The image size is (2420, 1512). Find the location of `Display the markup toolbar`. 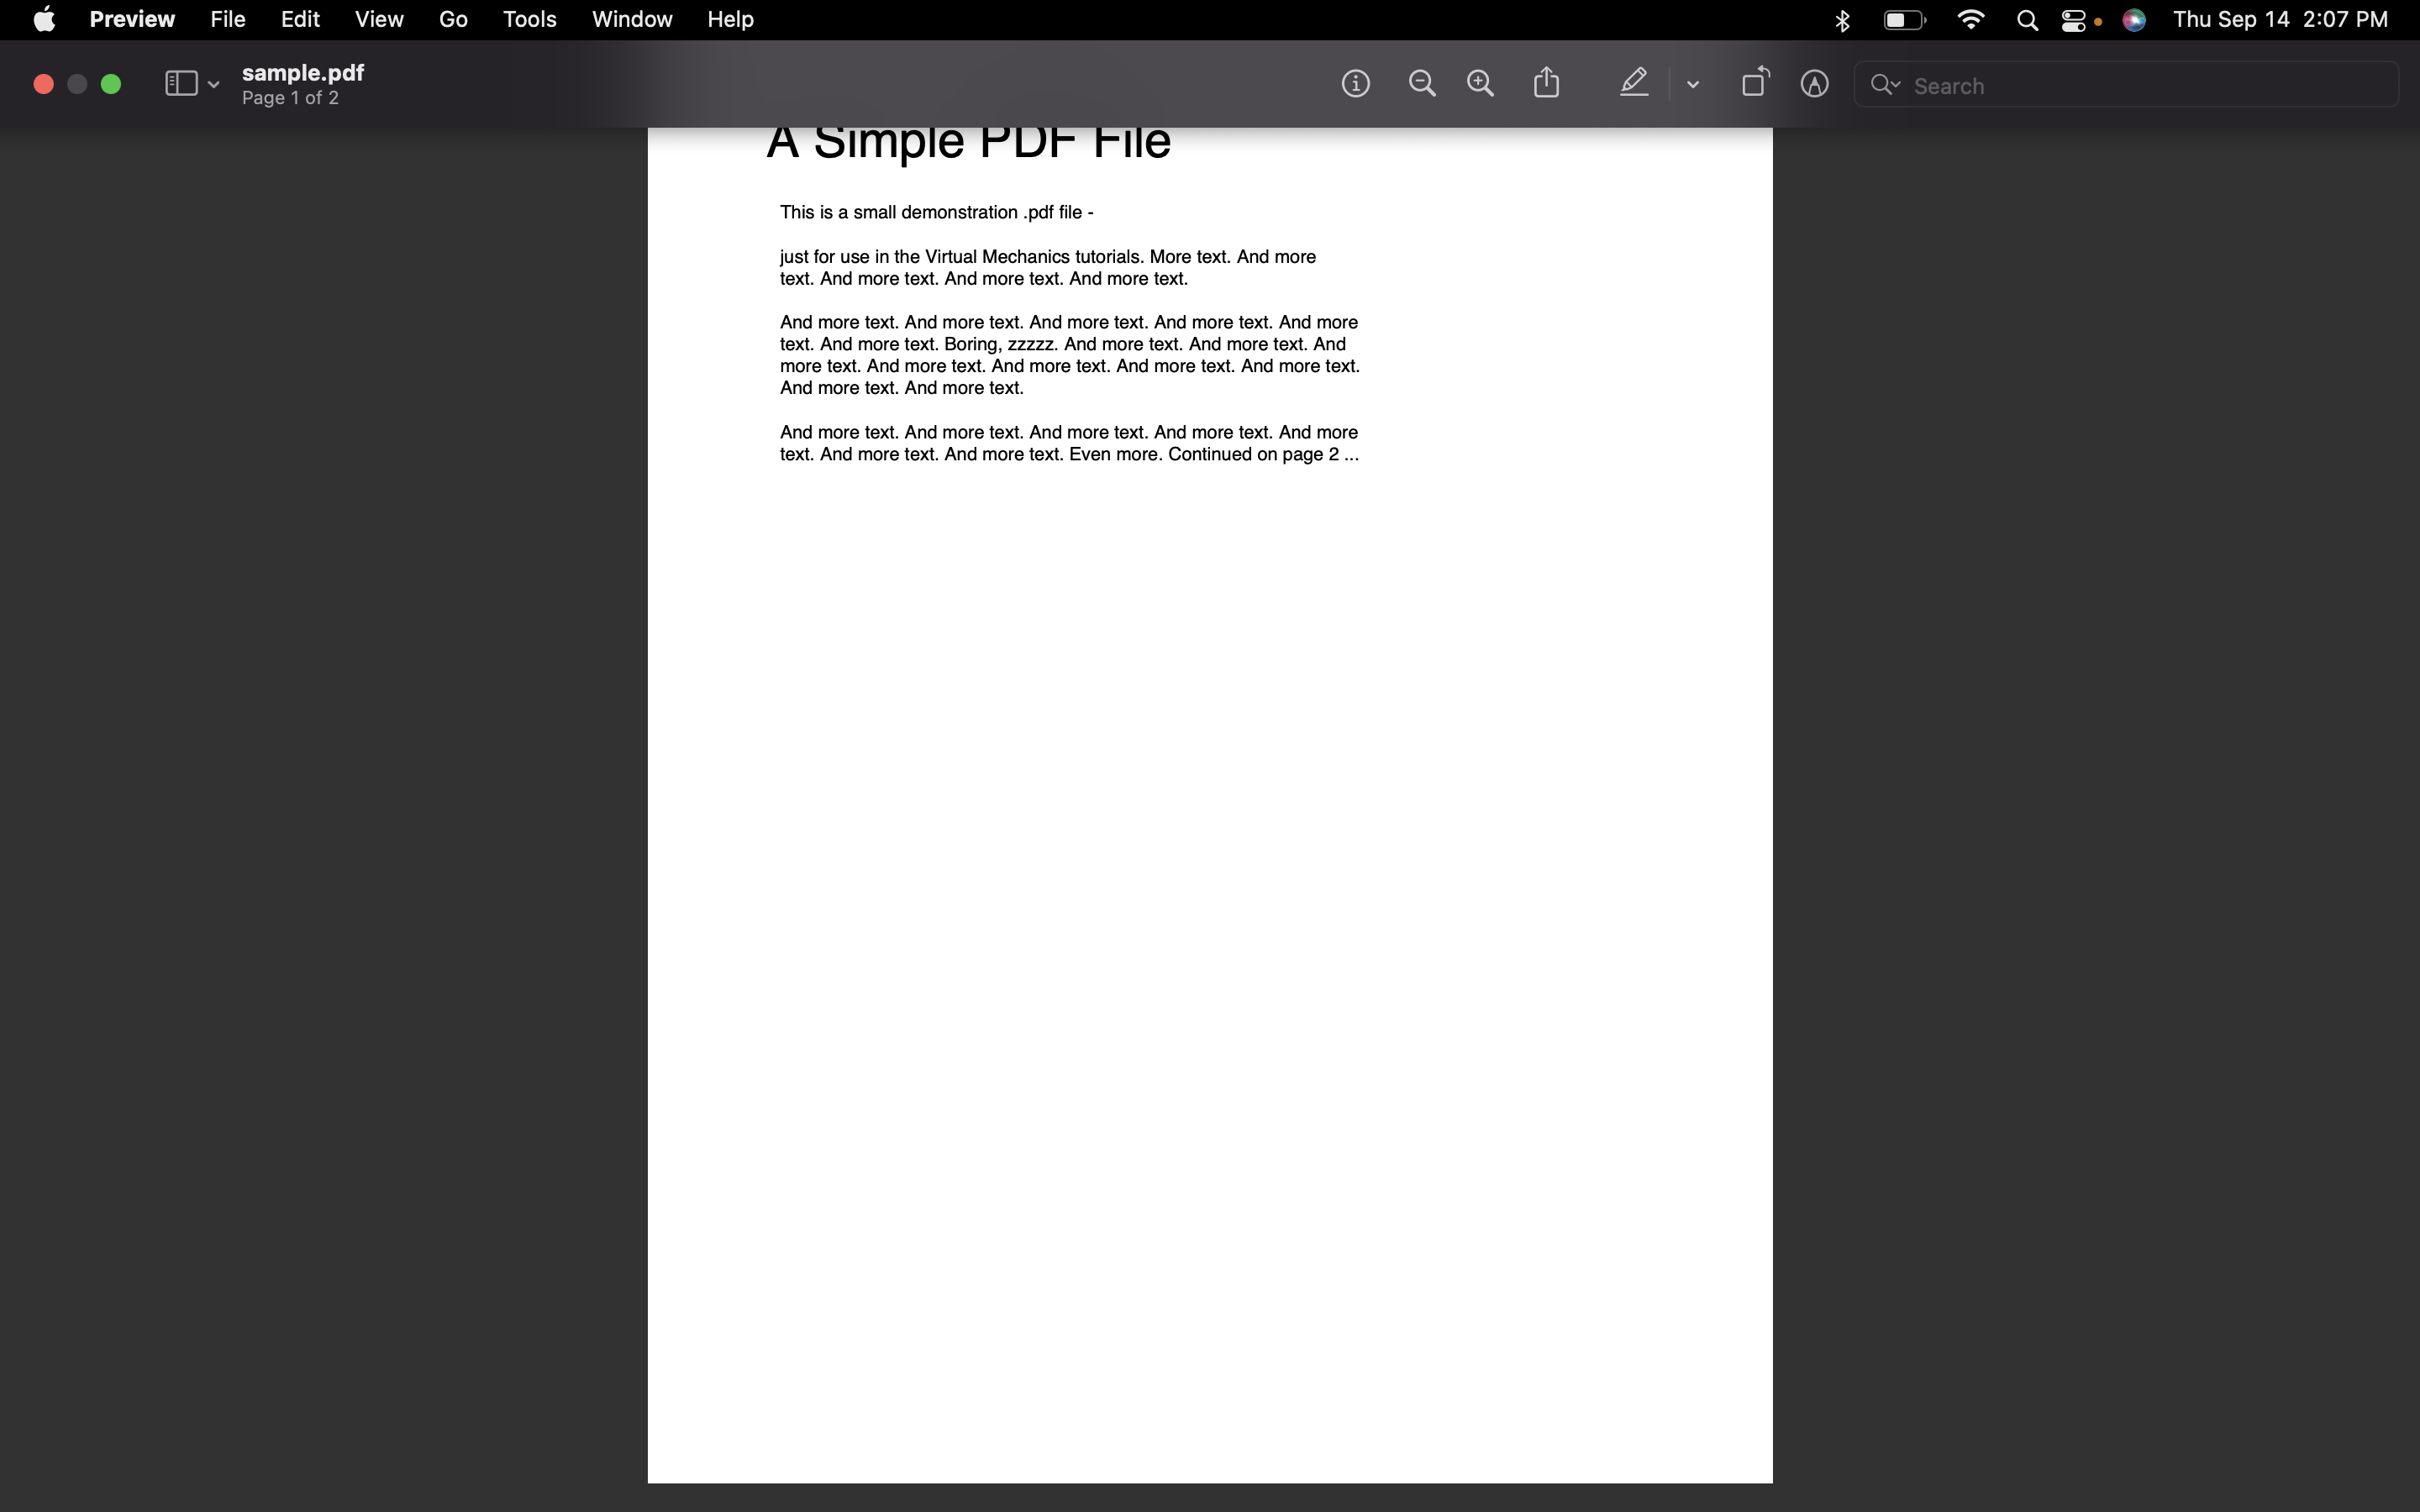

Display the markup toolbar is located at coordinates (1817, 87).